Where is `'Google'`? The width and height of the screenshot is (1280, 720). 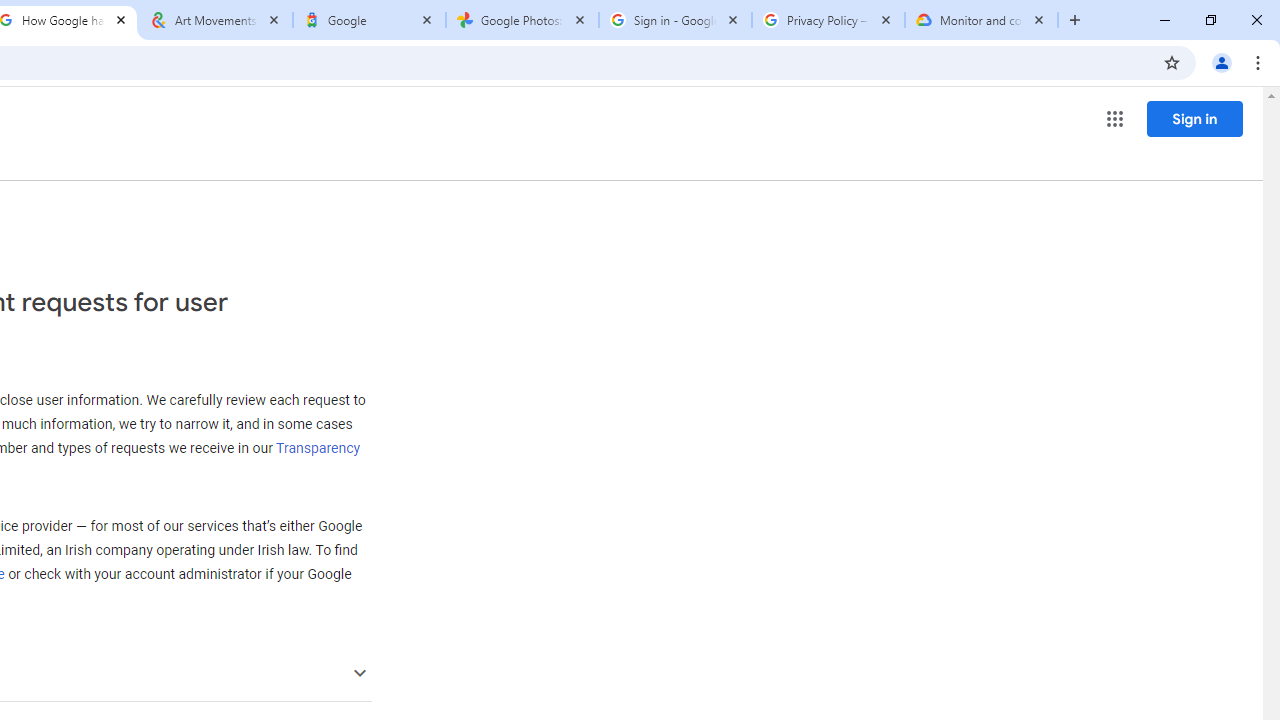 'Google' is located at coordinates (369, 20).